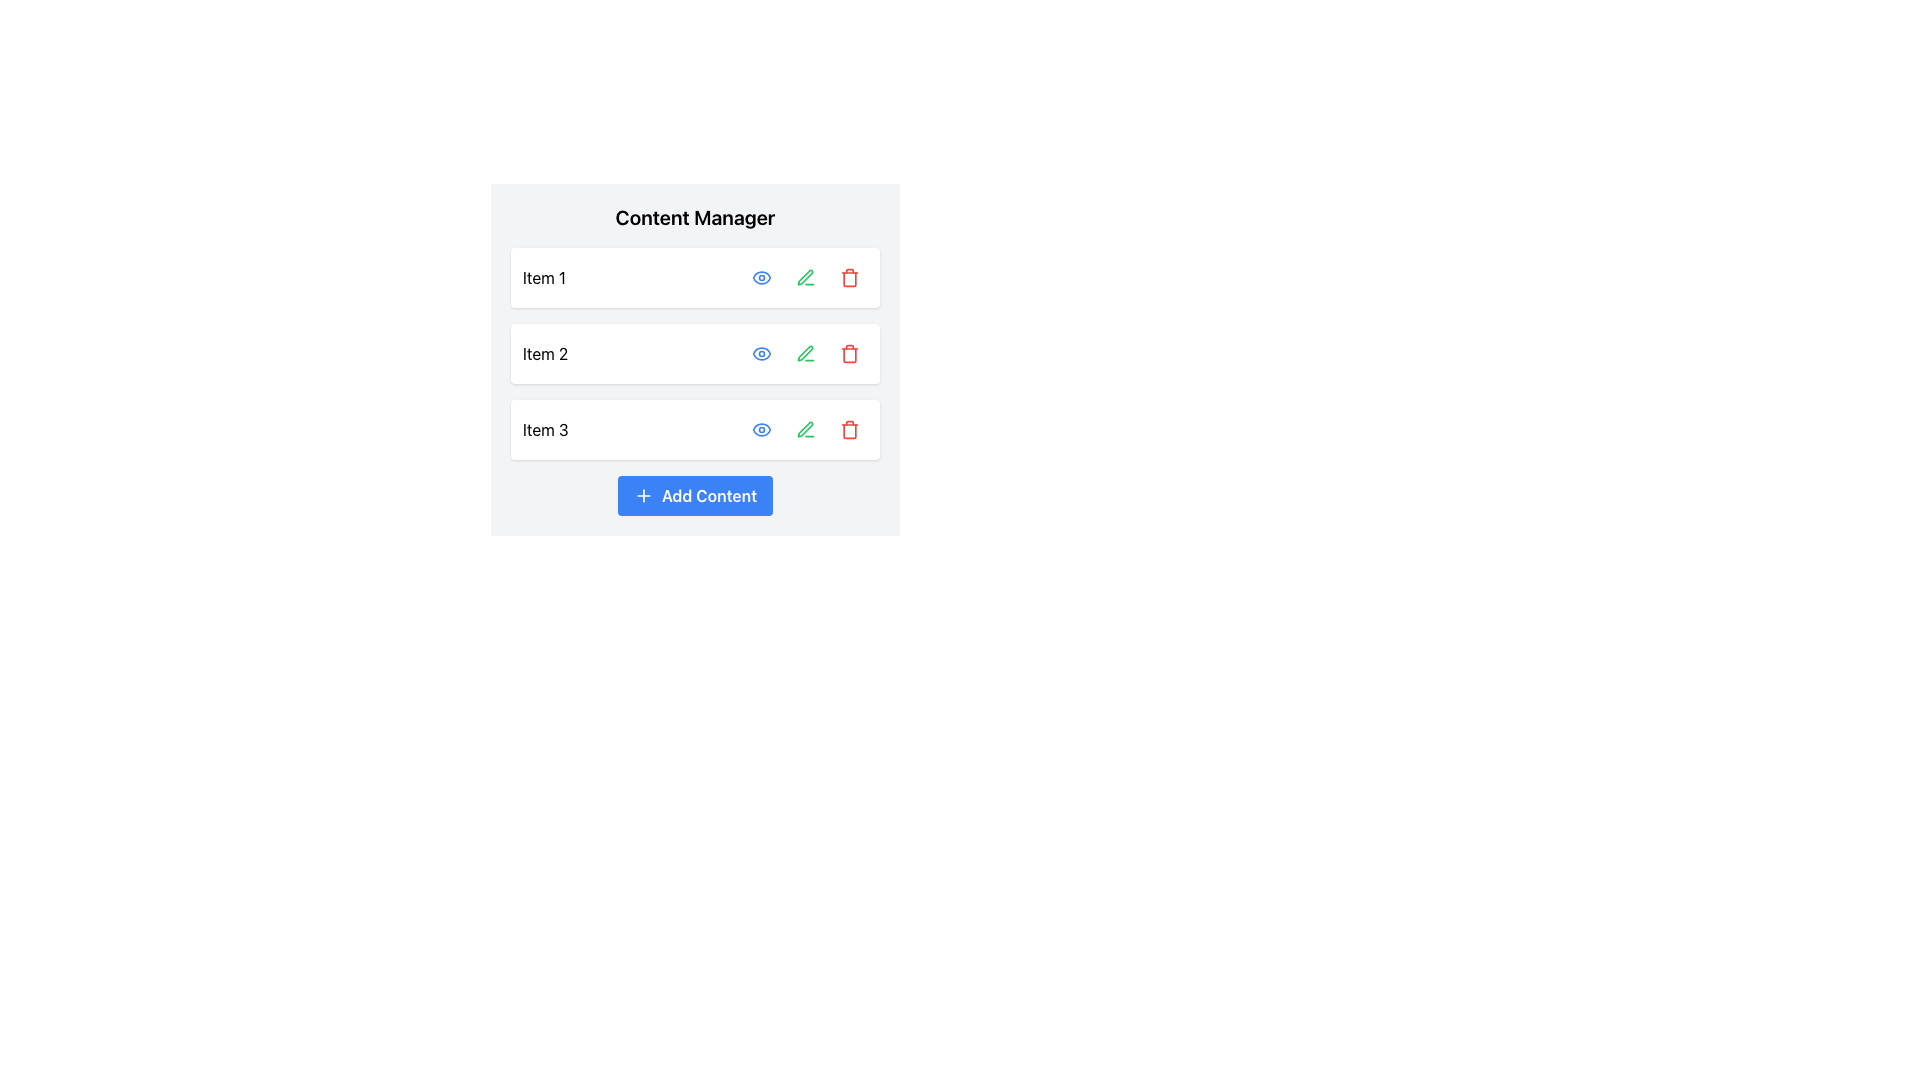 The height and width of the screenshot is (1080, 1920). What do you see at coordinates (849, 353) in the screenshot?
I see `the red trash bin icon button` at bounding box center [849, 353].